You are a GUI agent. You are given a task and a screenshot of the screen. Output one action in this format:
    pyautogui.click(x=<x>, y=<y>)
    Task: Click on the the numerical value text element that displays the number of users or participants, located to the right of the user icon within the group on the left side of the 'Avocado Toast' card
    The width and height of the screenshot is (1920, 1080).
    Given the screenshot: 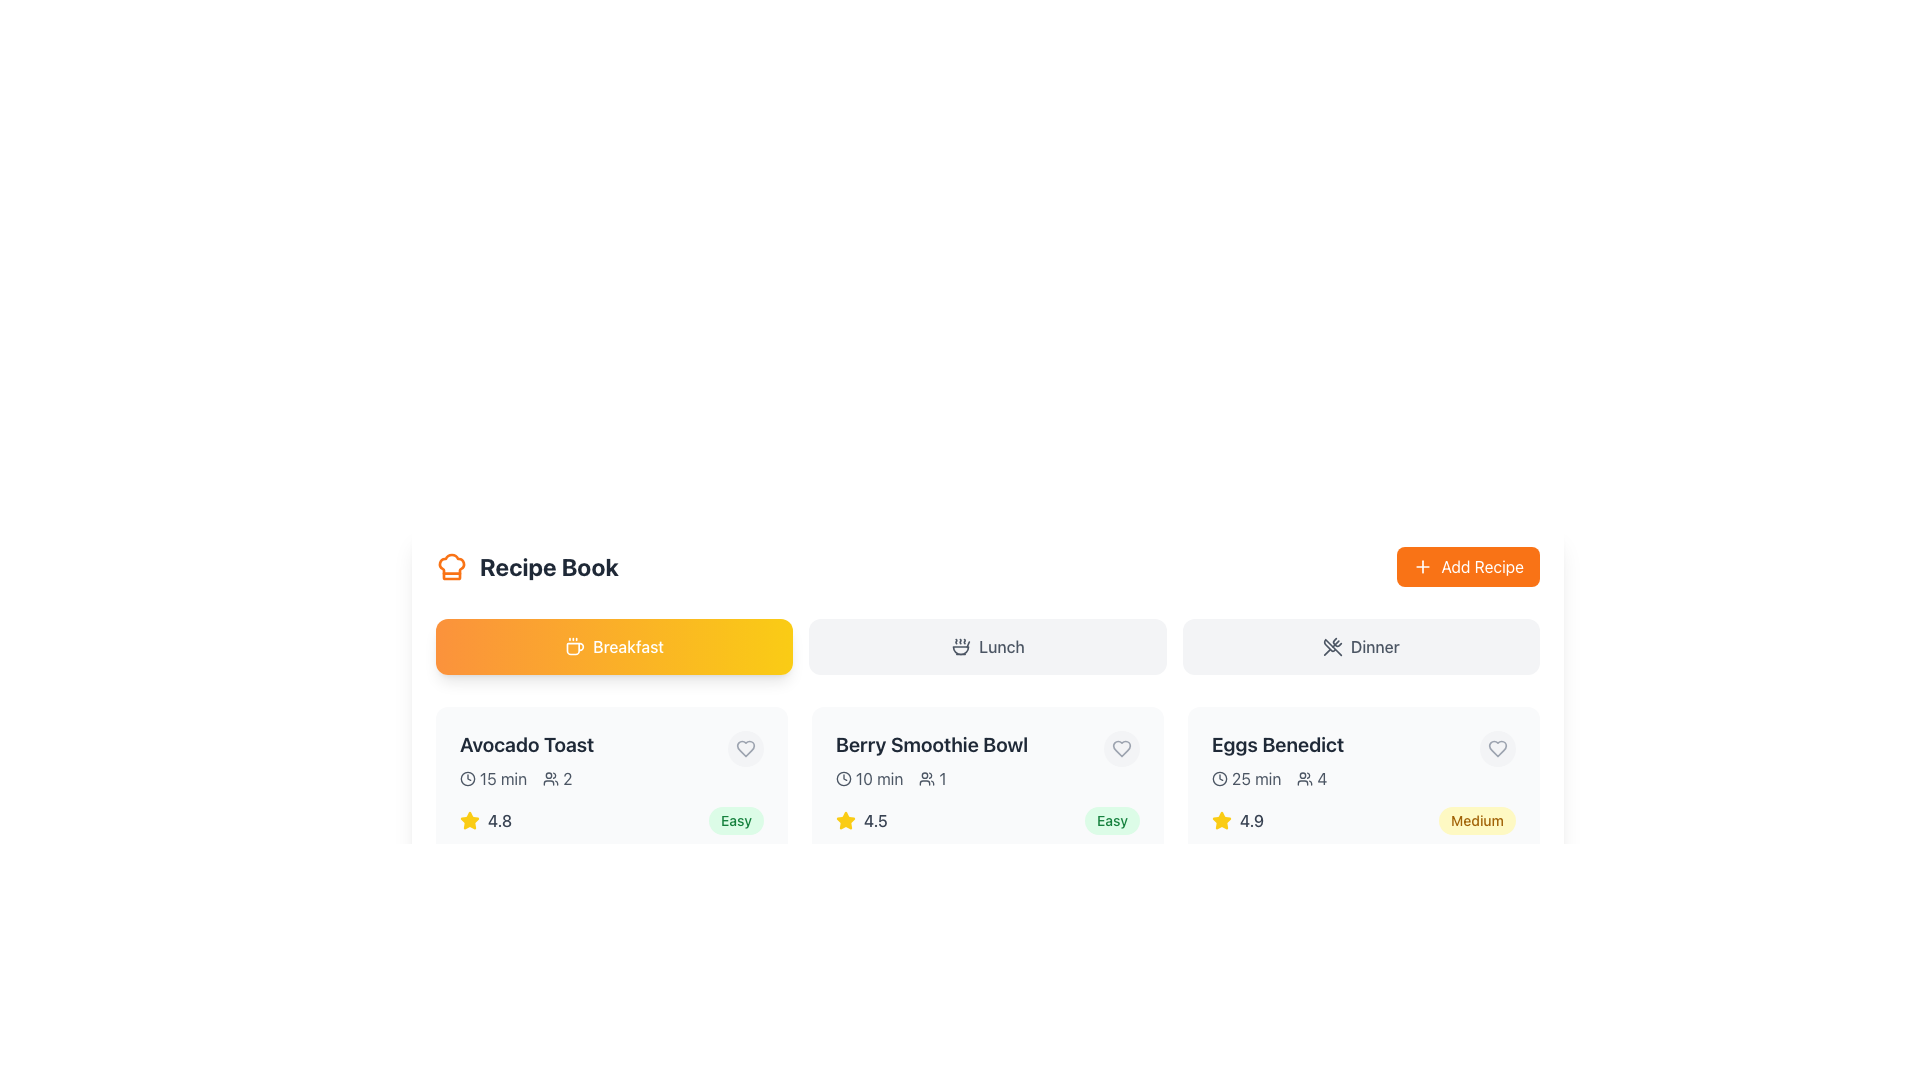 What is the action you would take?
    pyautogui.click(x=566, y=778)
    